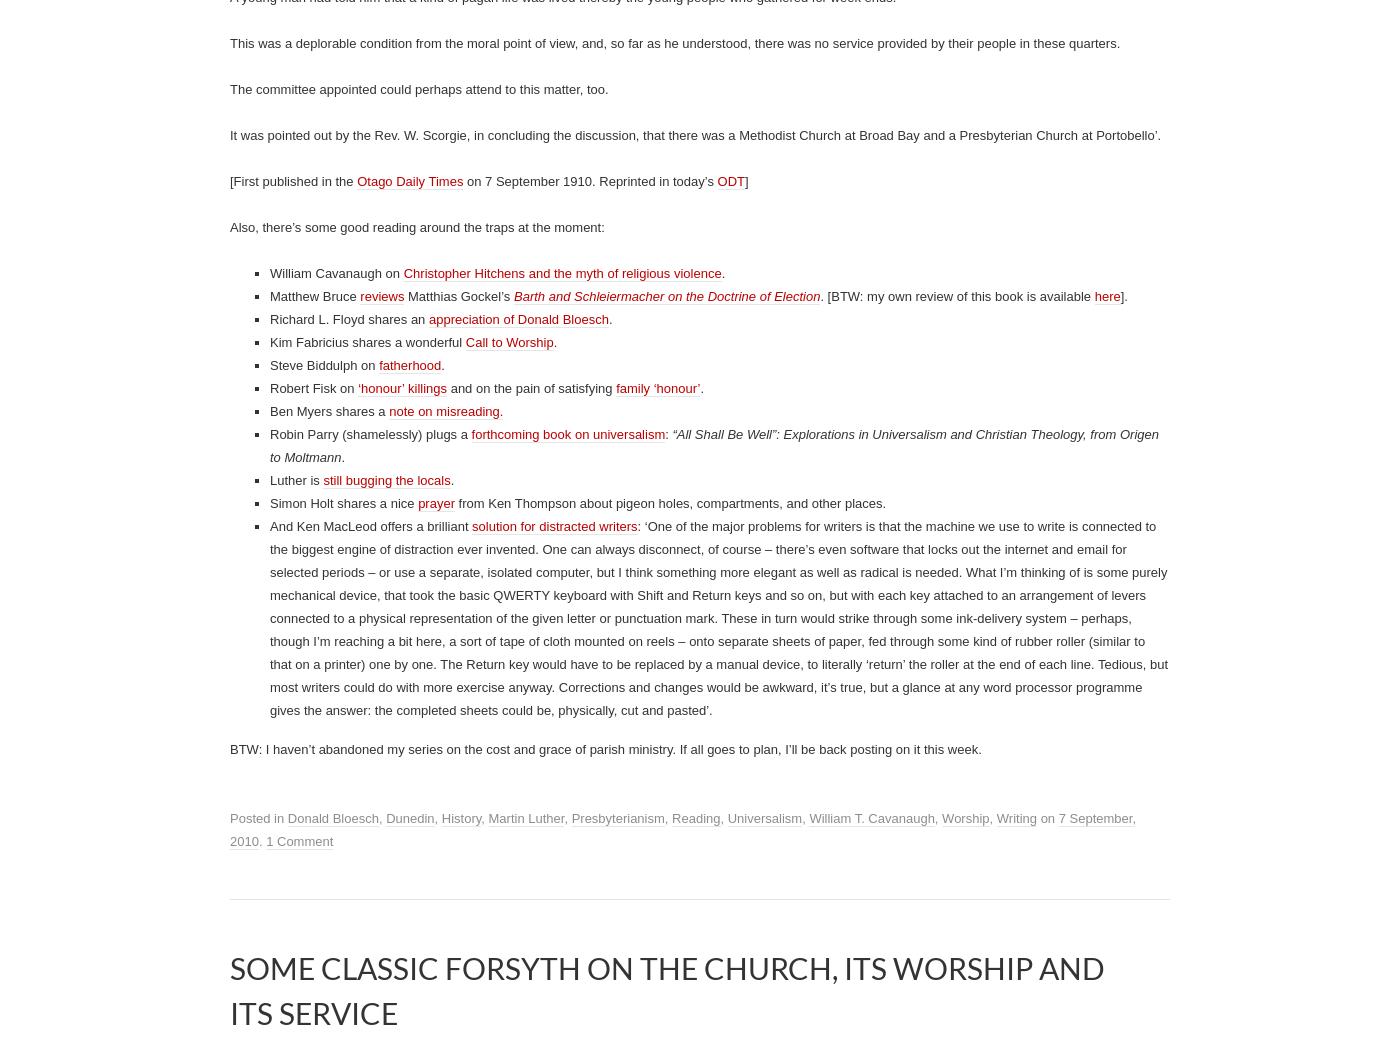 Image resolution: width=1400 pixels, height=1052 pixels. Describe the element at coordinates (566, 602) in the screenshot. I see `'The Rev. J. Chisholm said it seemed to him that more       attention should be given to these seaside resorts in the       future.'` at that location.